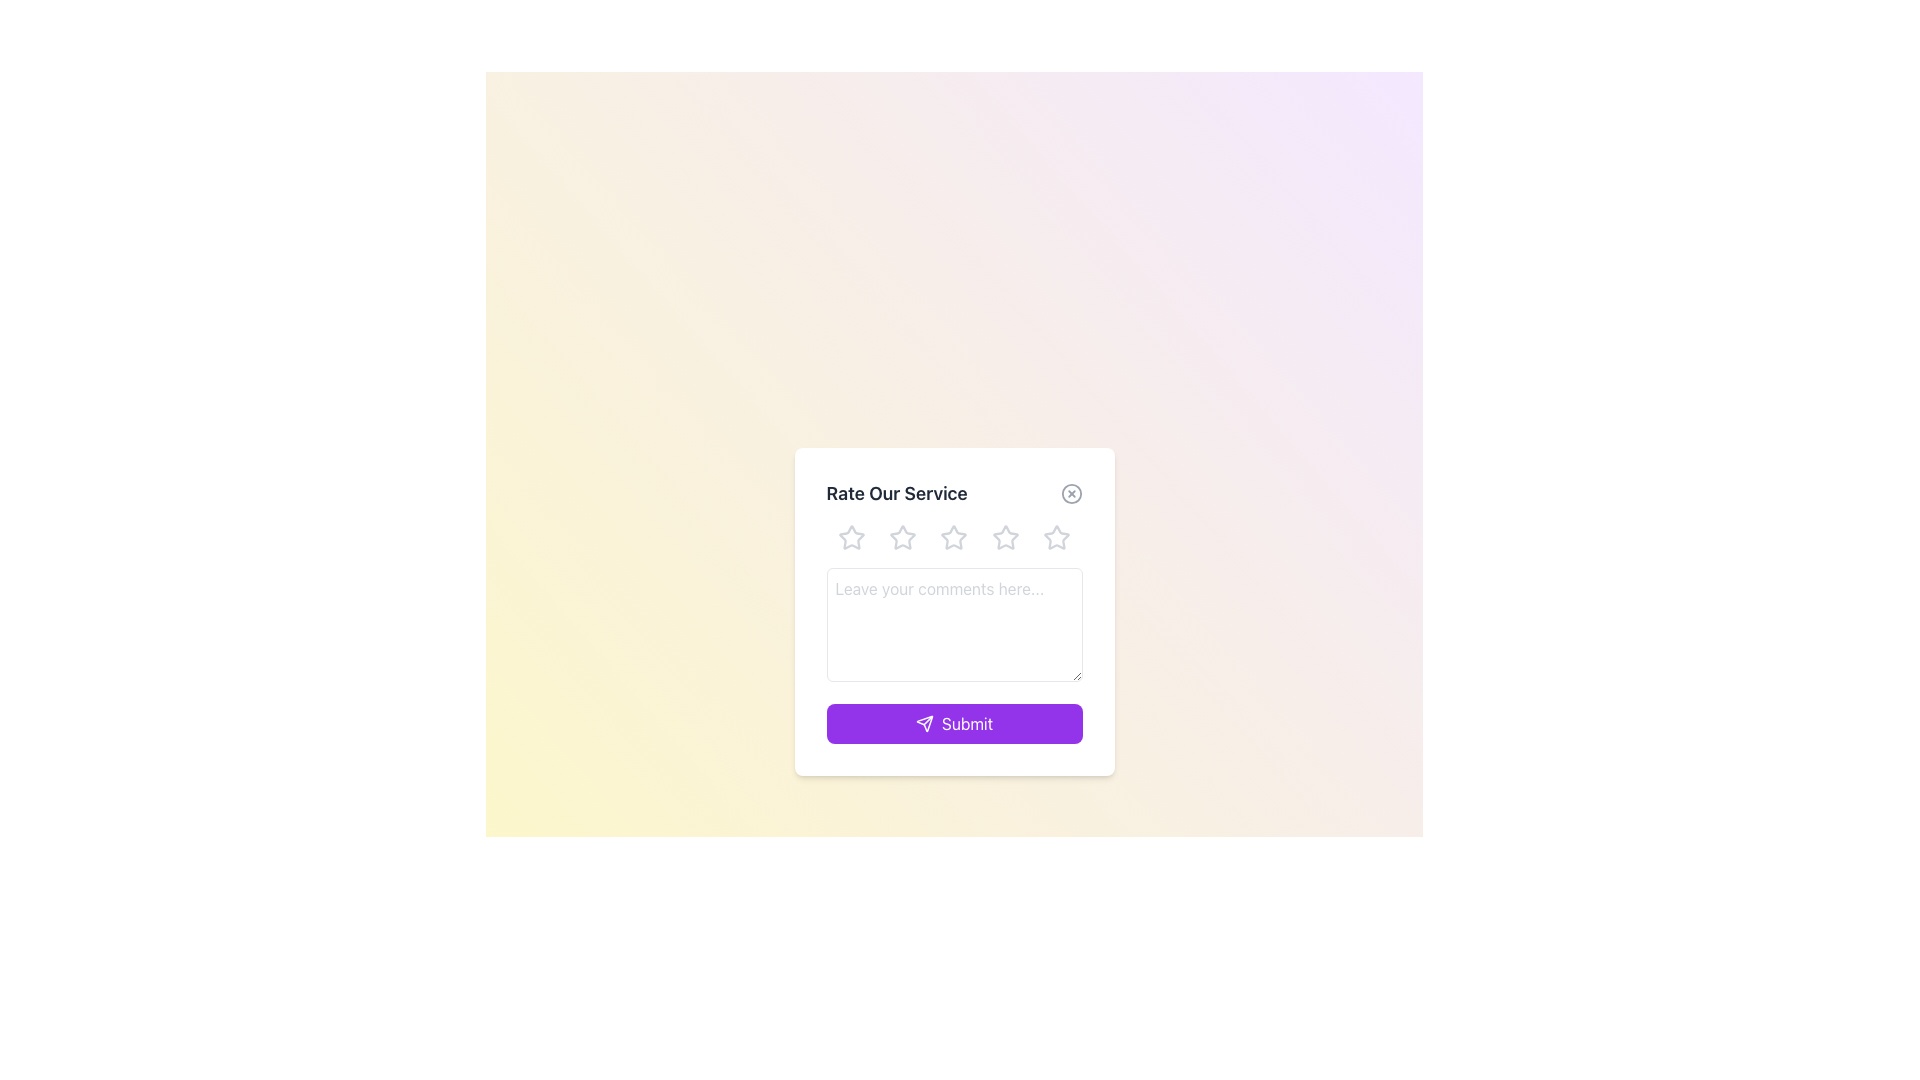 The image size is (1920, 1080). What do you see at coordinates (1070, 493) in the screenshot?
I see `the close button located in the top-right corner of the 'Rate Our Service' interface` at bounding box center [1070, 493].